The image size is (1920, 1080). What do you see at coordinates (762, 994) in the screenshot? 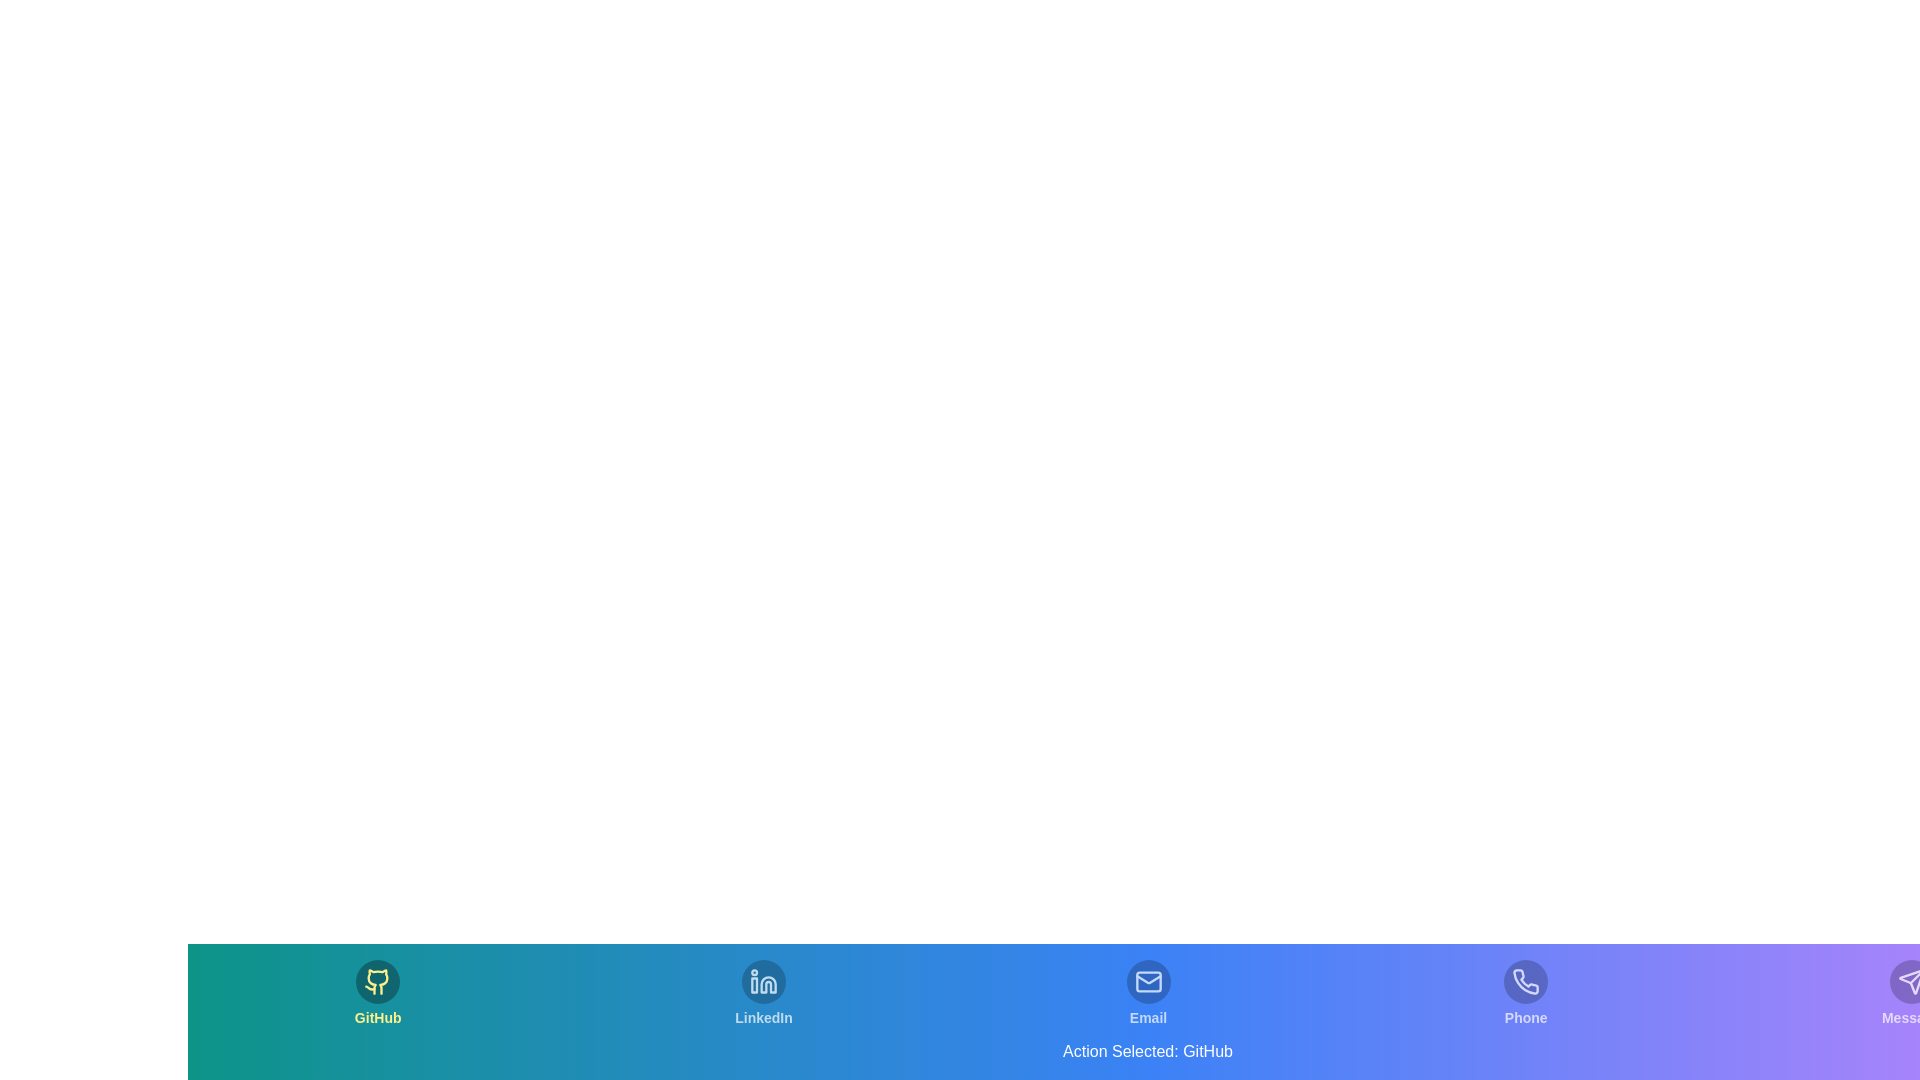
I see `the icon labeled LinkedIn to observe its hover effect` at bounding box center [762, 994].